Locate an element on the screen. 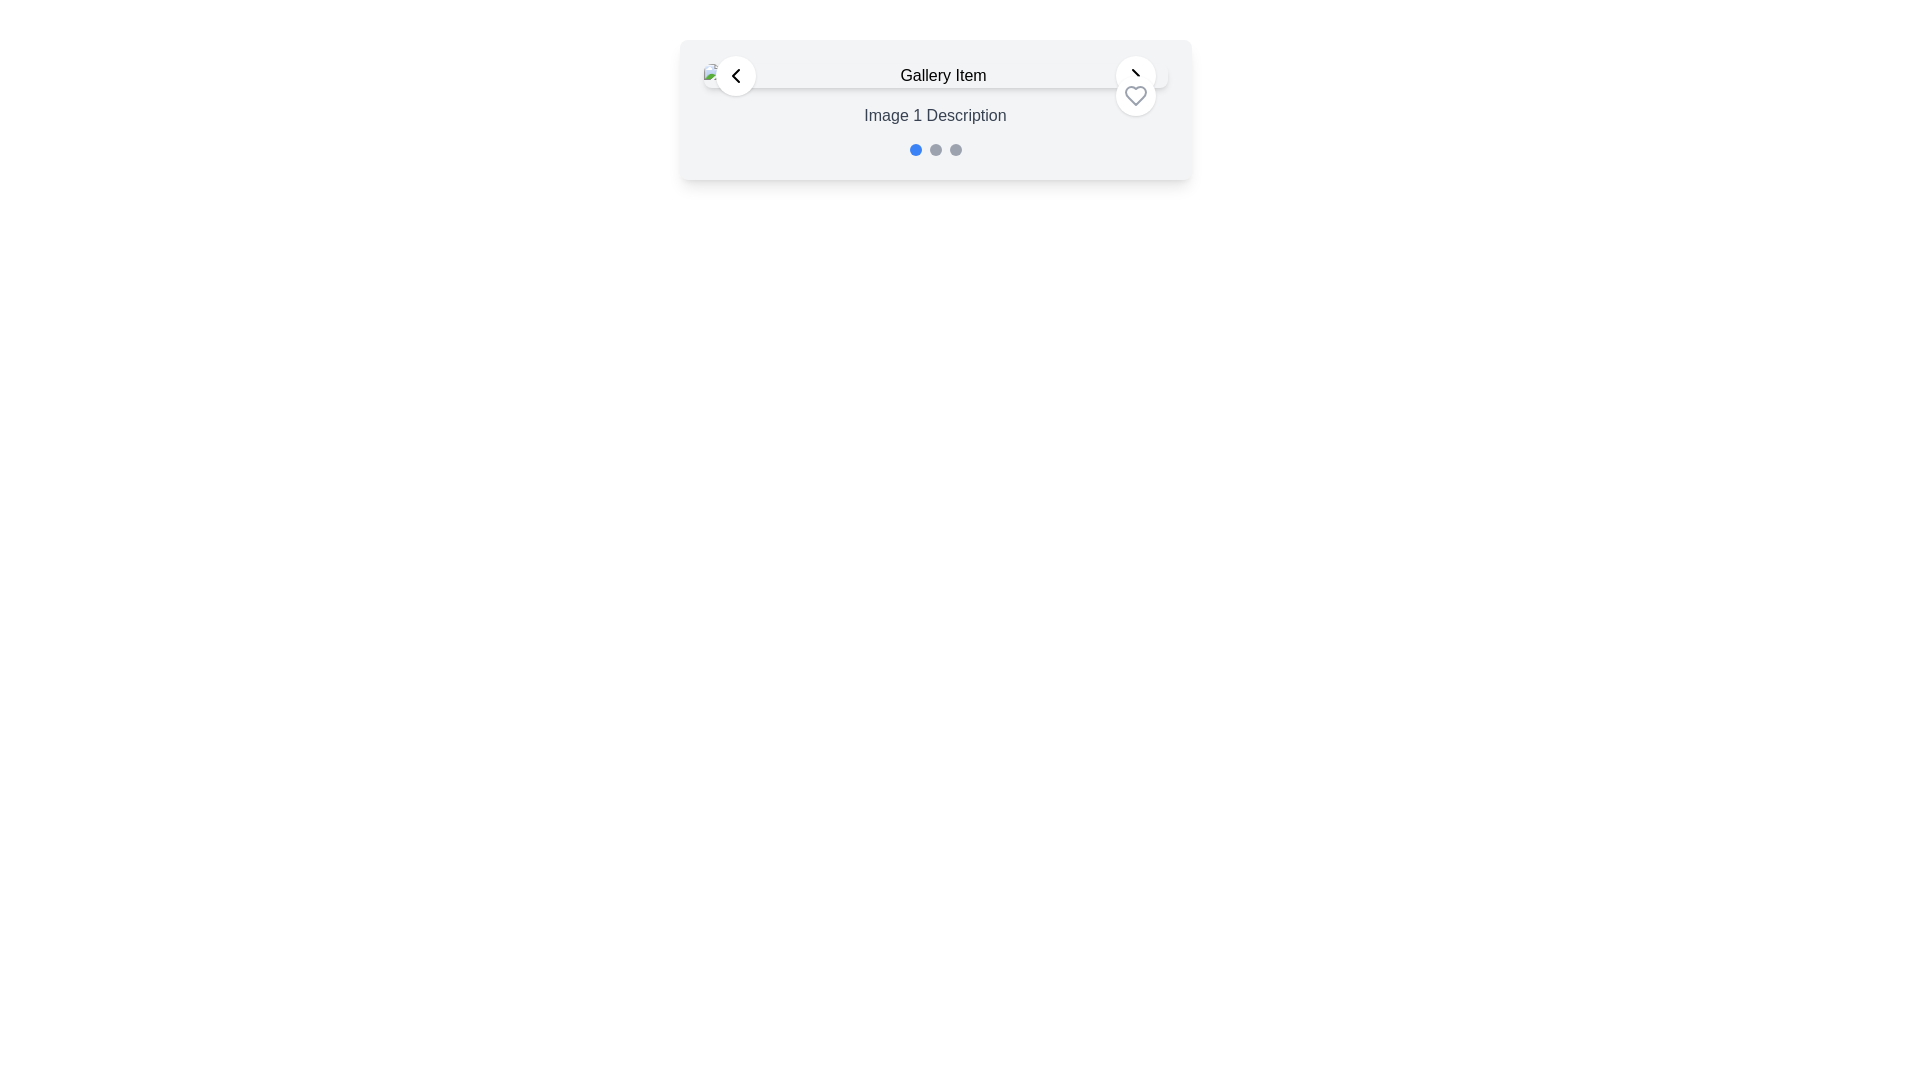  the 'like' or 'favorite' button located at the top-right corner of the gallery navigation interface is located at coordinates (1135, 96).